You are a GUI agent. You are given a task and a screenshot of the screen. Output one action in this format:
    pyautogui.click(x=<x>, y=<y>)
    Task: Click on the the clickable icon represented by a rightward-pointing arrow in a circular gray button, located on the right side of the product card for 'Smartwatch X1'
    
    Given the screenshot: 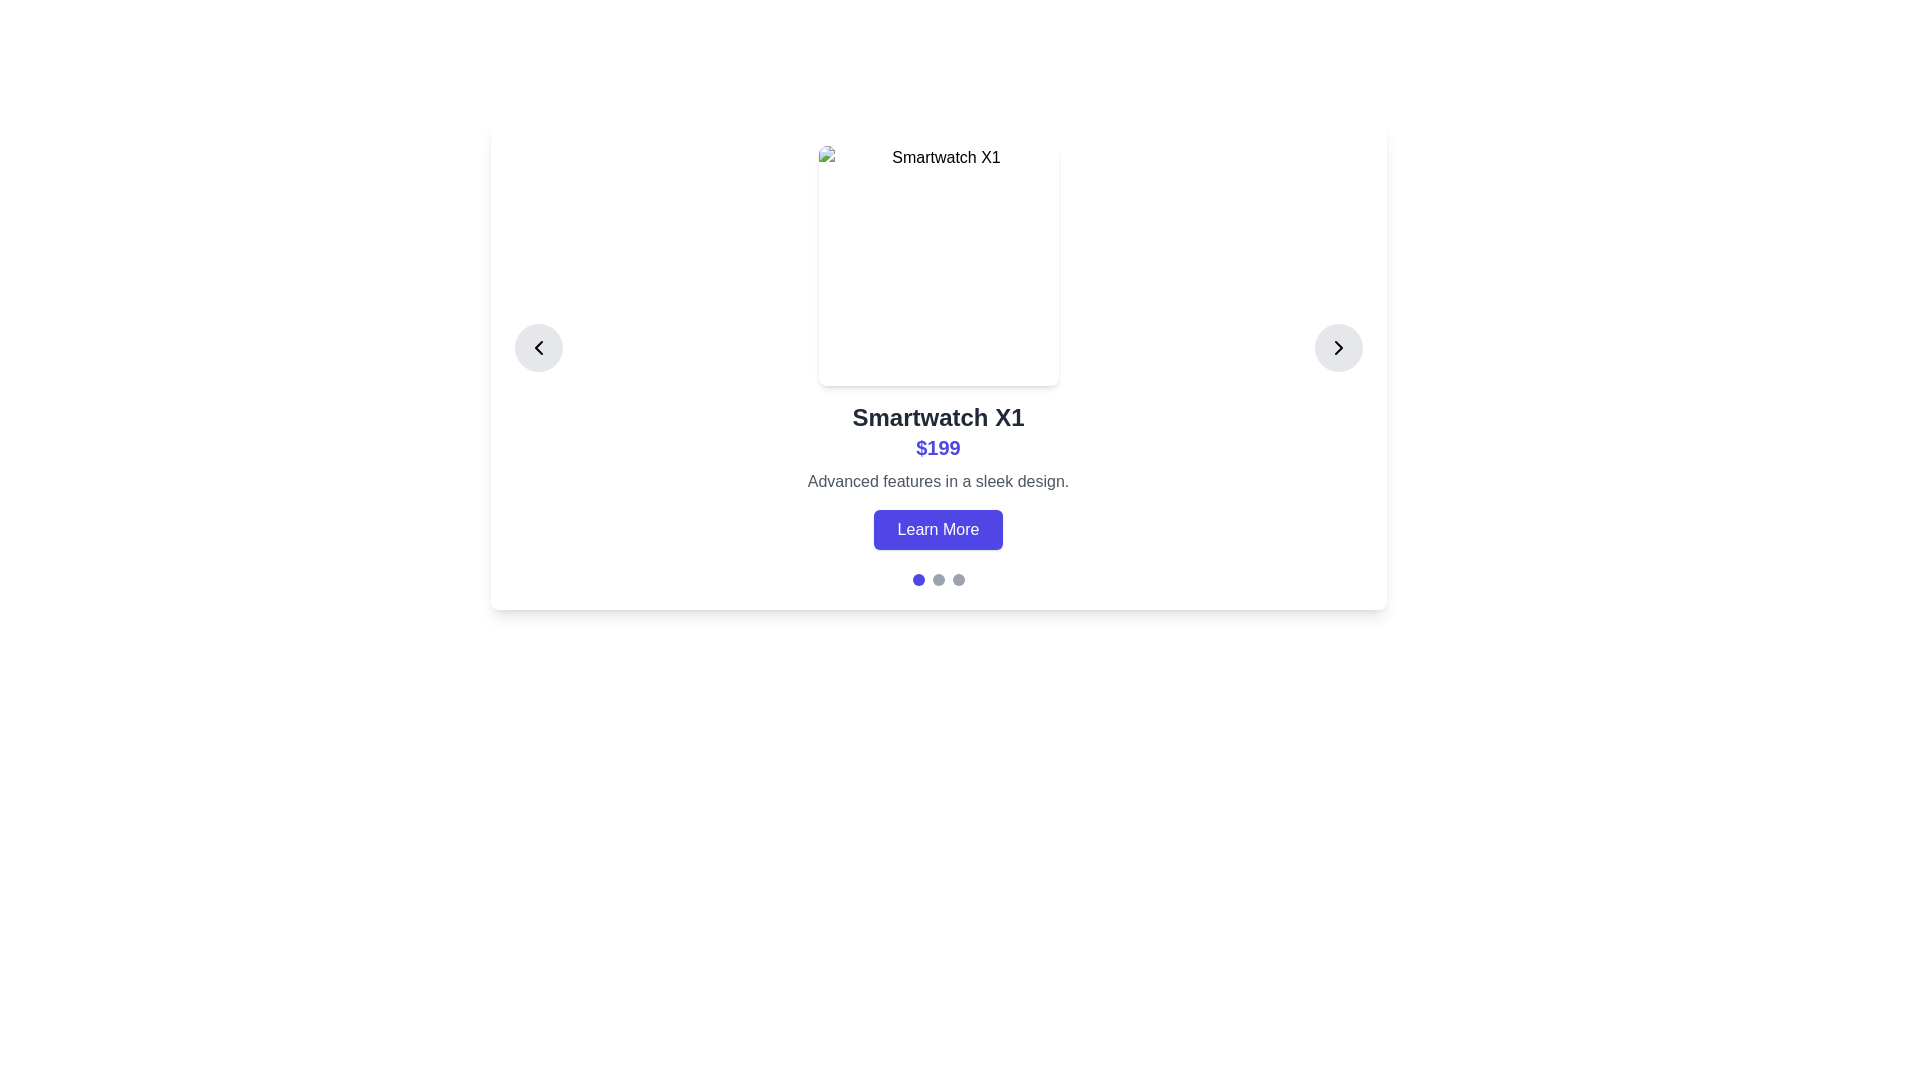 What is the action you would take?
    pyautogui.click(x=1338, y=346)
    